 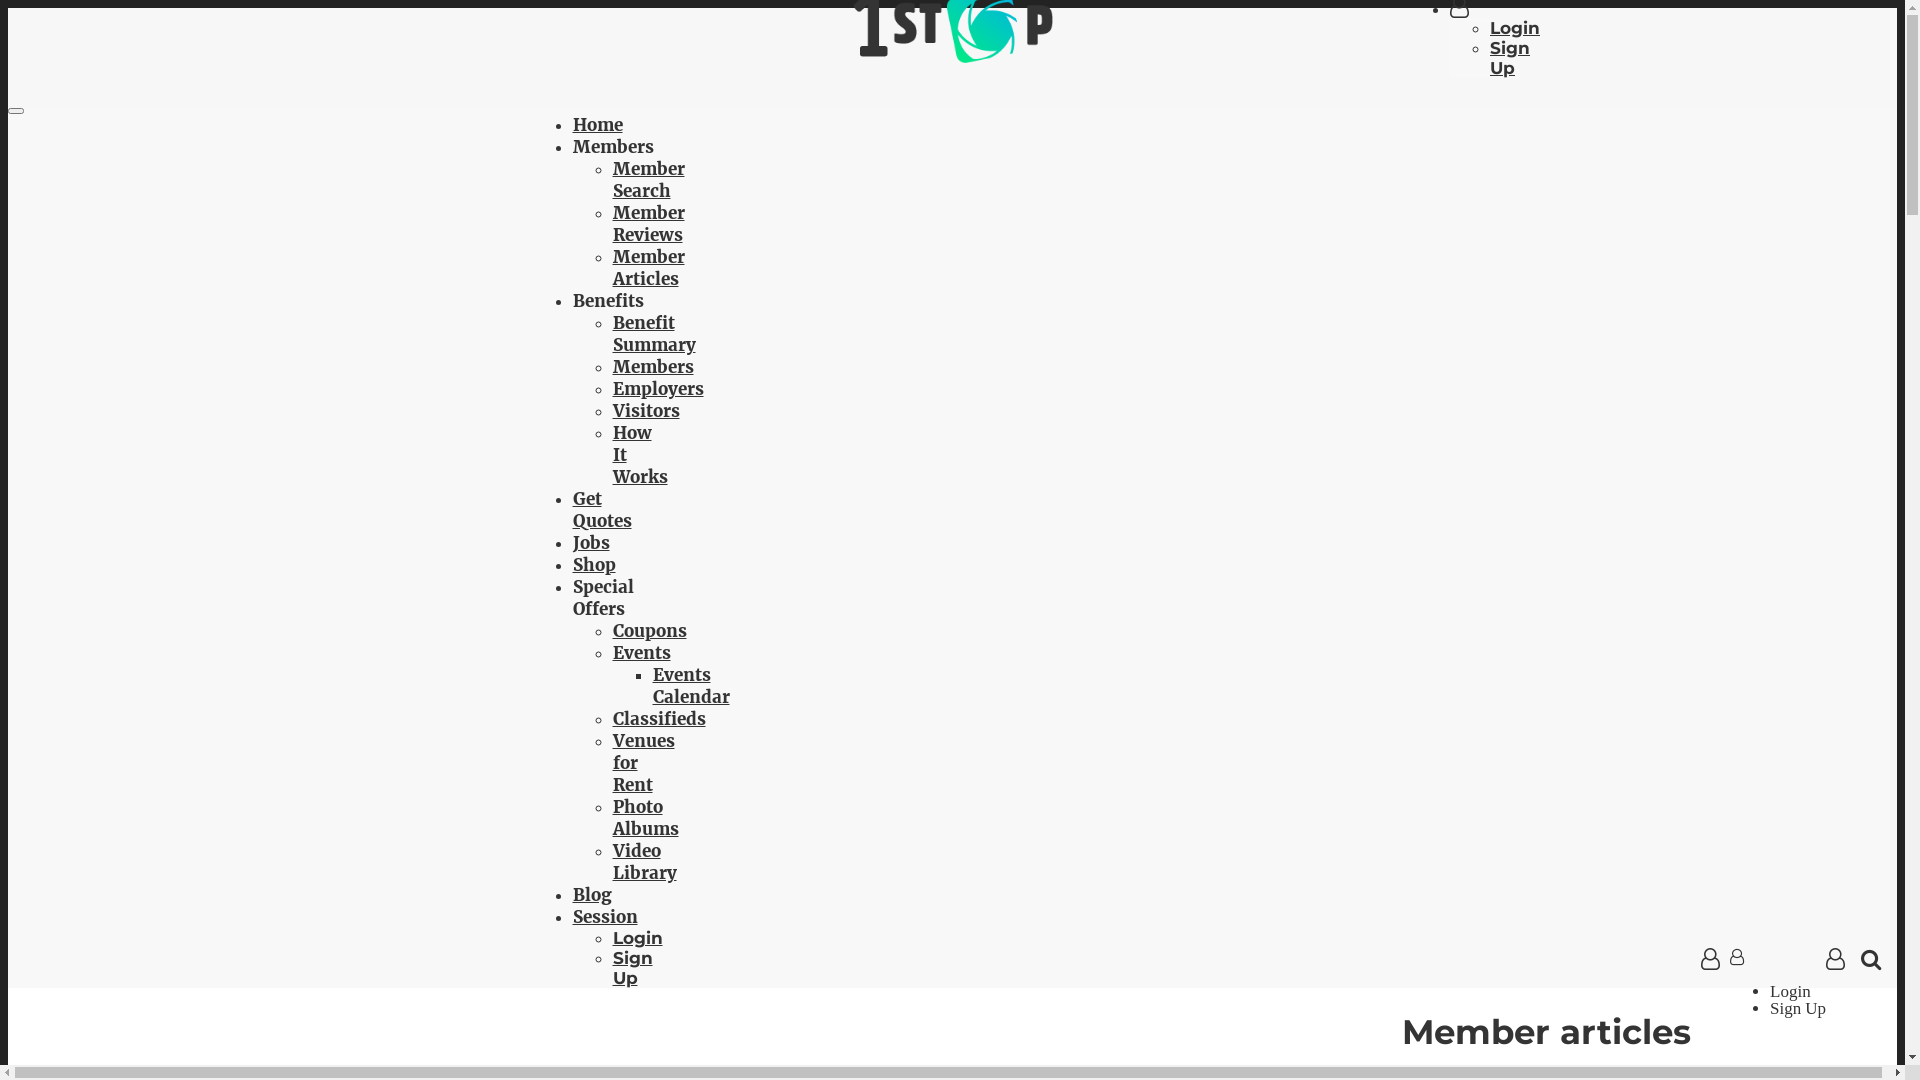 I want to click on 'Session', so click(x=603, y=917).